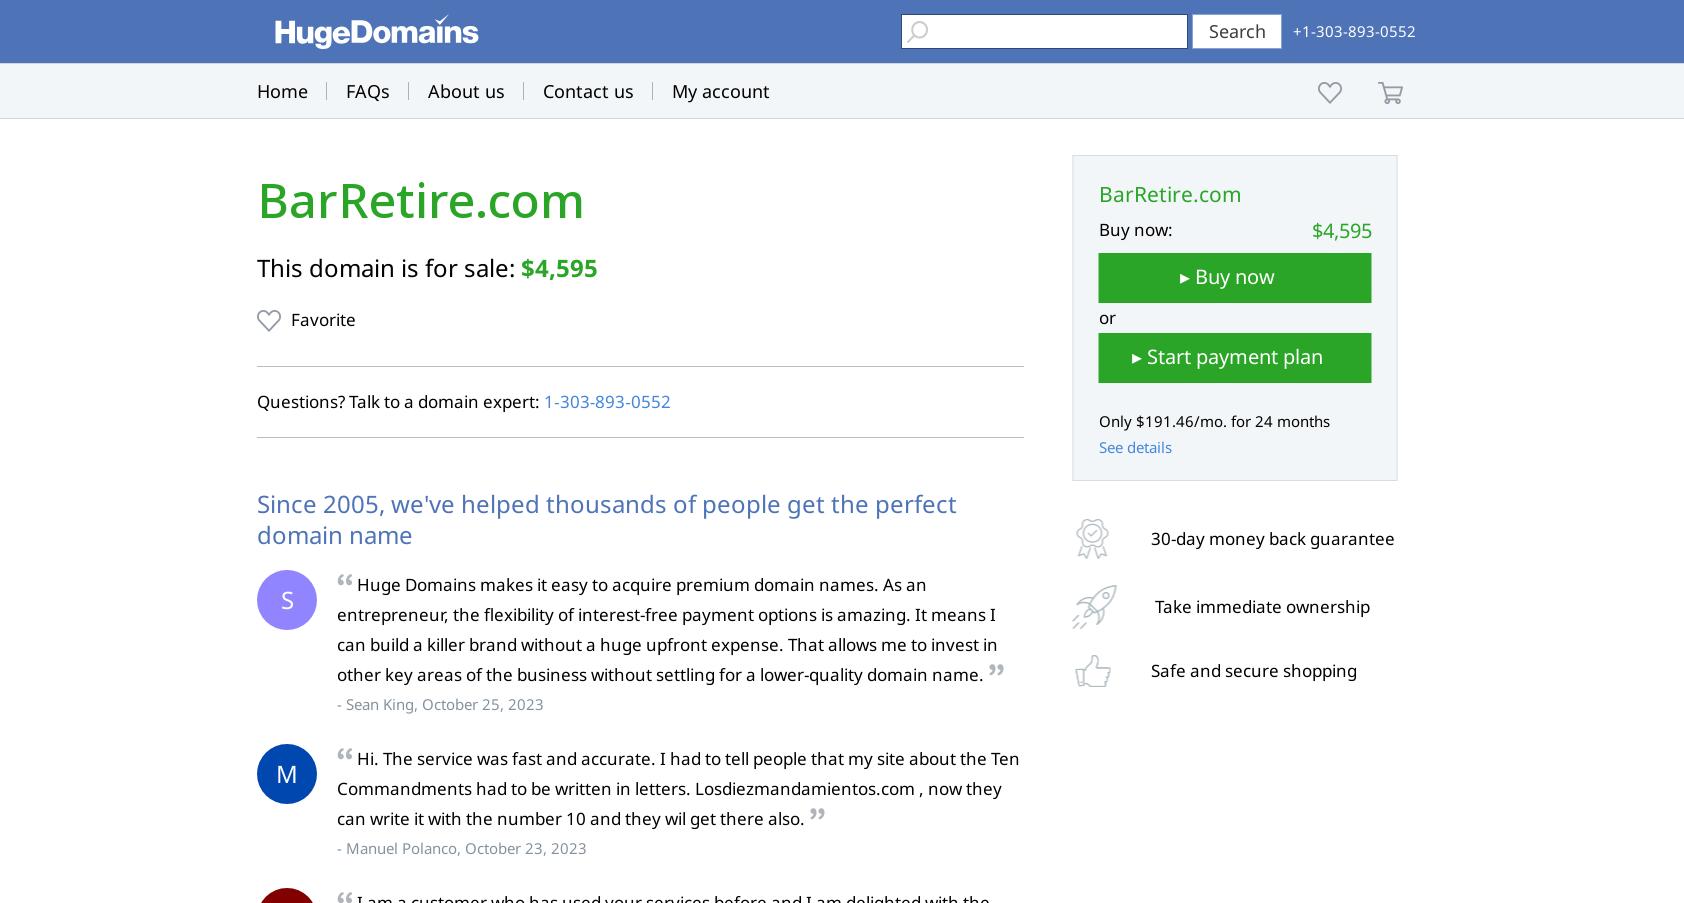 This screenshot has height=903, width=1684. What do you see at coordinates (587, 91) in the screenshot?
I see `'Contact us'` at bounding box center [587, 91].